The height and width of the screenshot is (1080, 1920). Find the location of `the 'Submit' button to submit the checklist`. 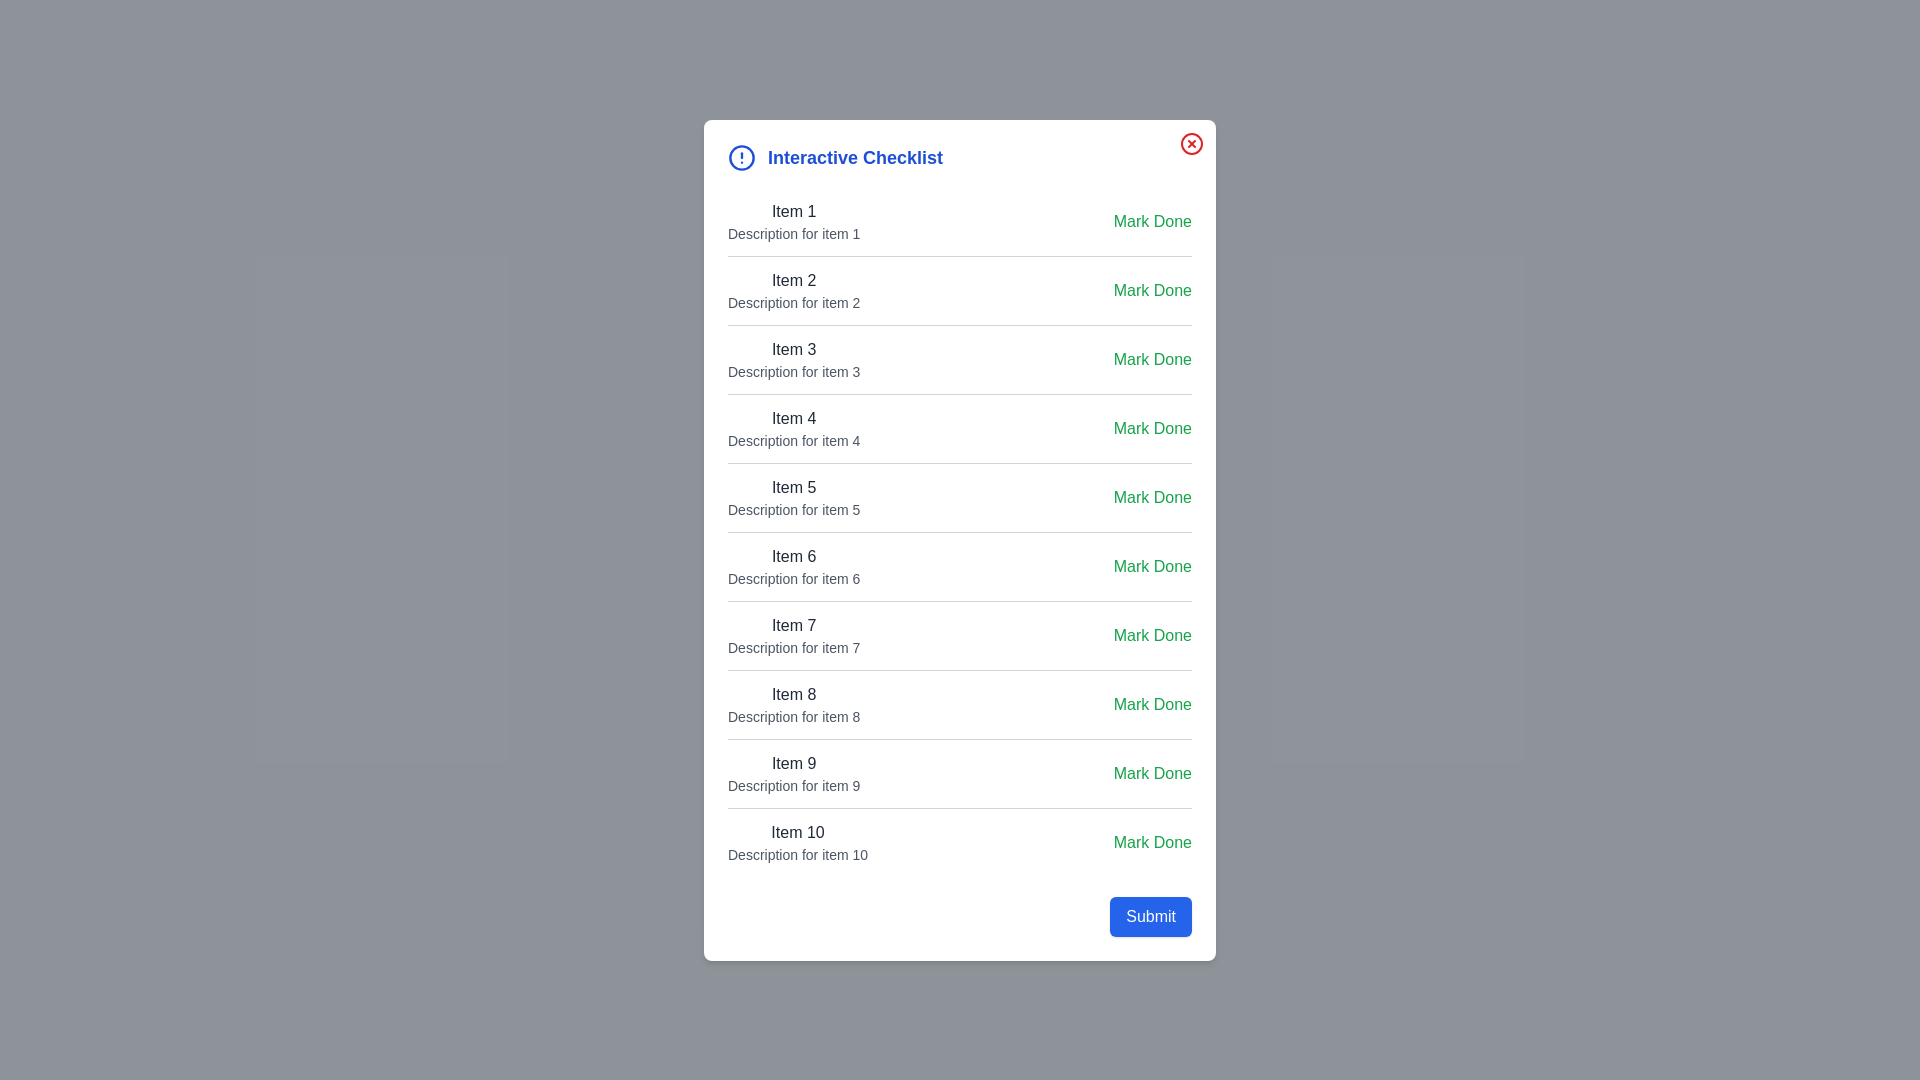

the 'Submit' button to submit the checklist is located at coordinates (1151, 915).